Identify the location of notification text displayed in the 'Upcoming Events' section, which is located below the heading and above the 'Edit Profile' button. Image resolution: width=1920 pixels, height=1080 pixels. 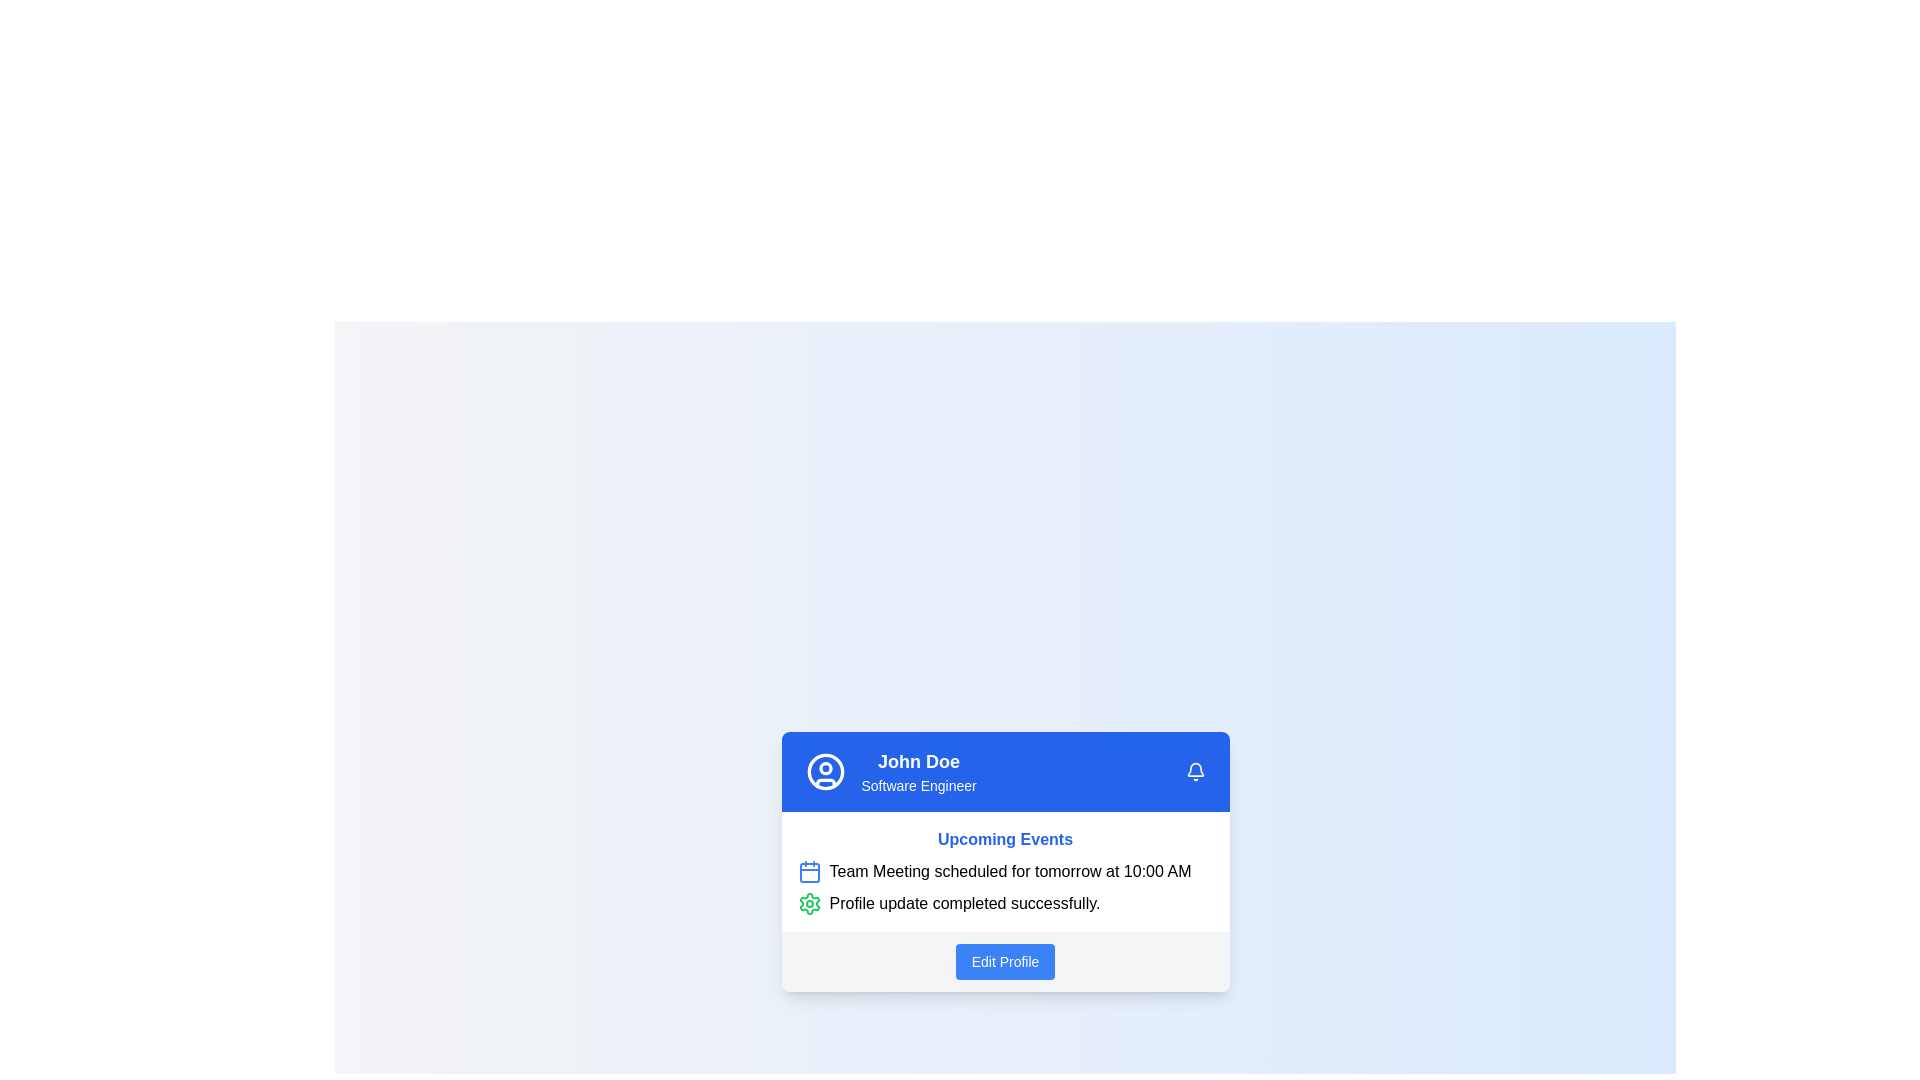
(1005, 886).